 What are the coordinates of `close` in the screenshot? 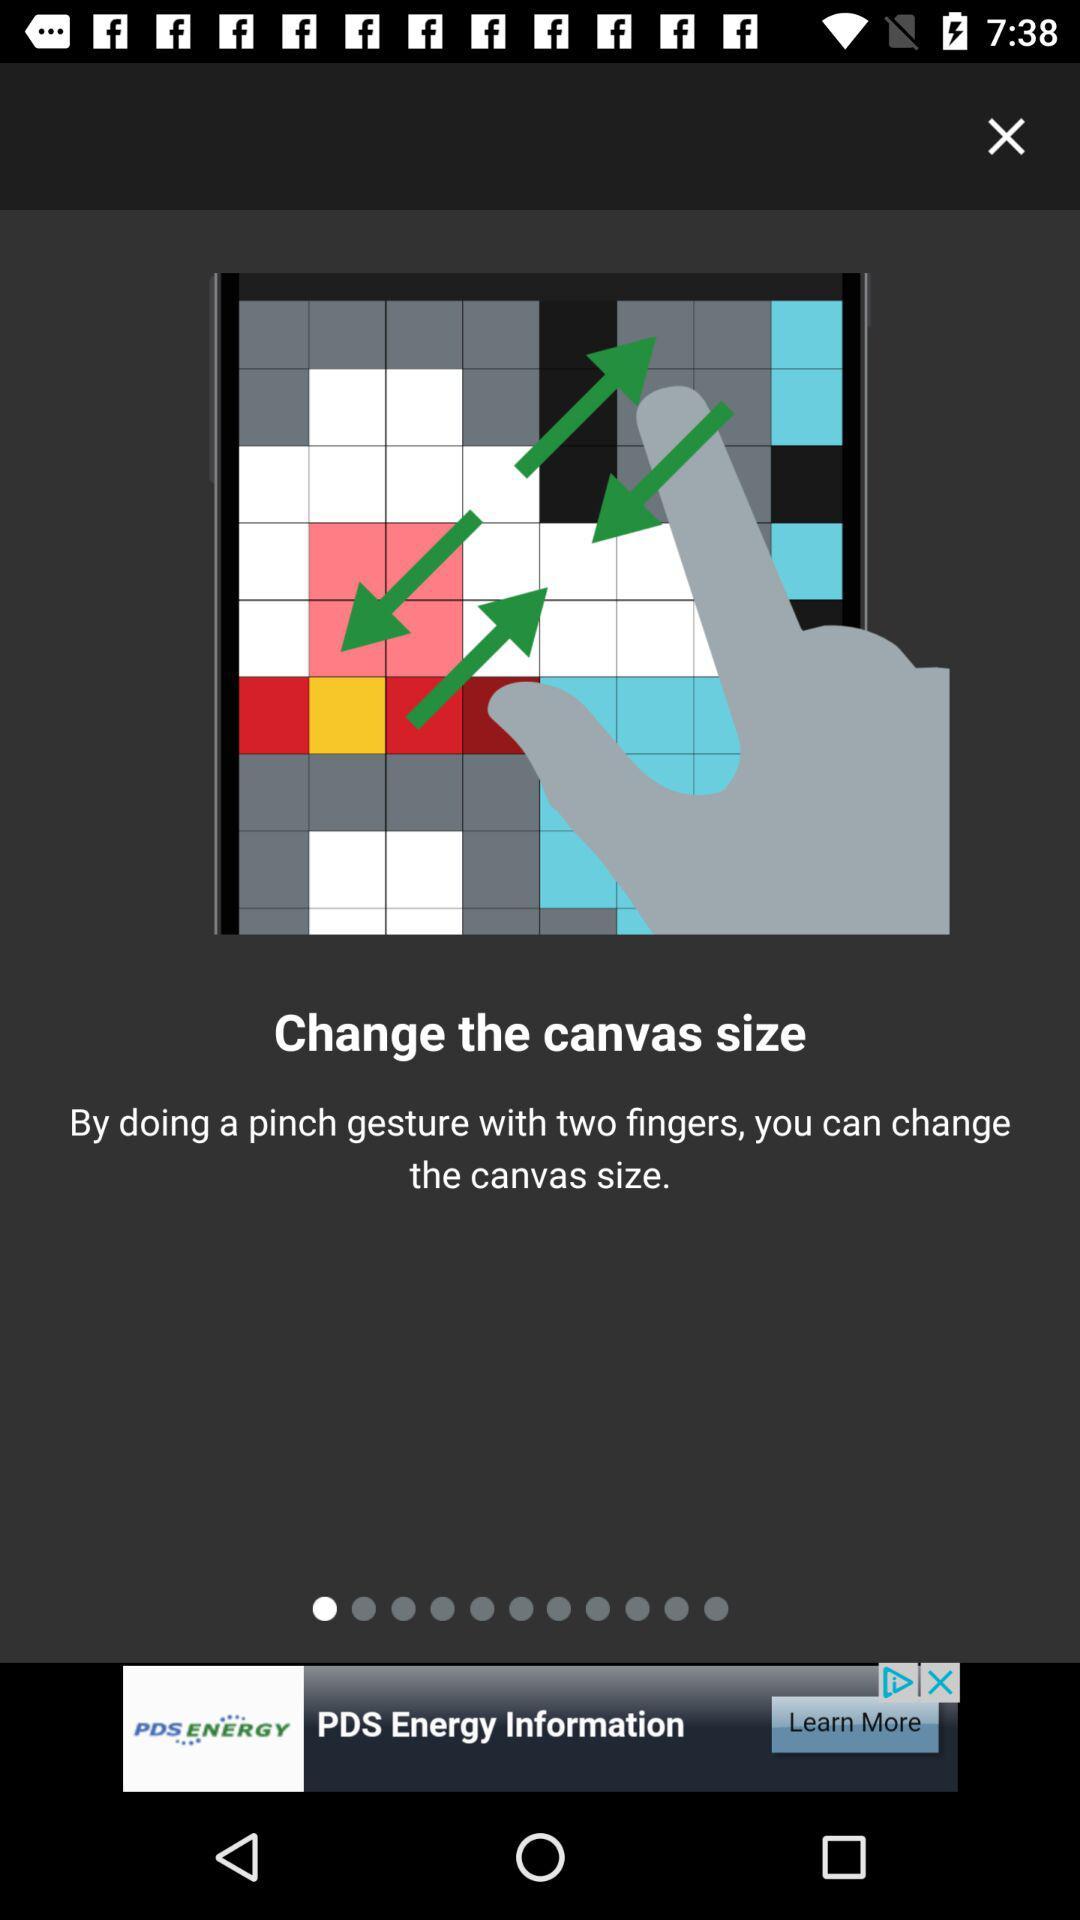 It's located at (1006, 135).